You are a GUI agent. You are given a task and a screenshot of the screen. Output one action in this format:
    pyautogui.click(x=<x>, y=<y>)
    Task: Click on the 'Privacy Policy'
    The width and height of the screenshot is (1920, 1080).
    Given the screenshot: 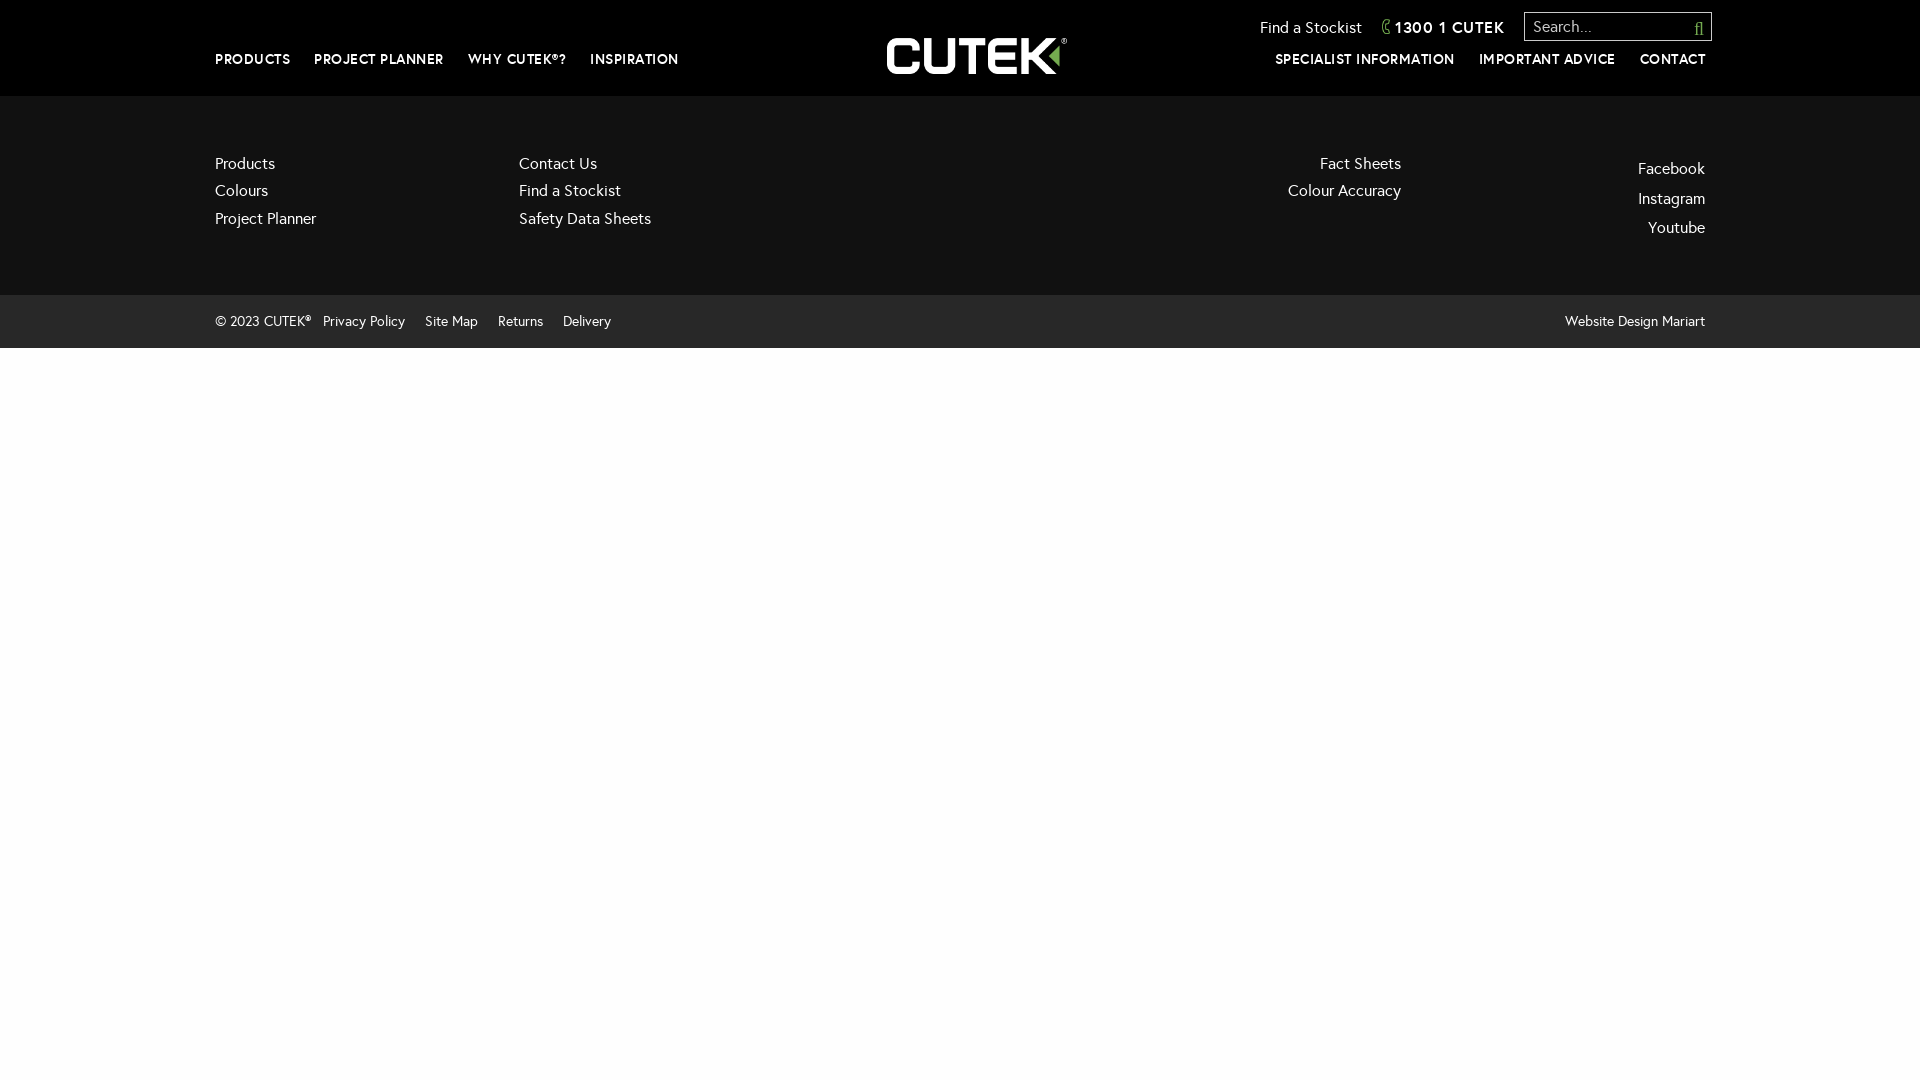 What is the action you would take?
    pyautogui.click(x=364, y=320)
    